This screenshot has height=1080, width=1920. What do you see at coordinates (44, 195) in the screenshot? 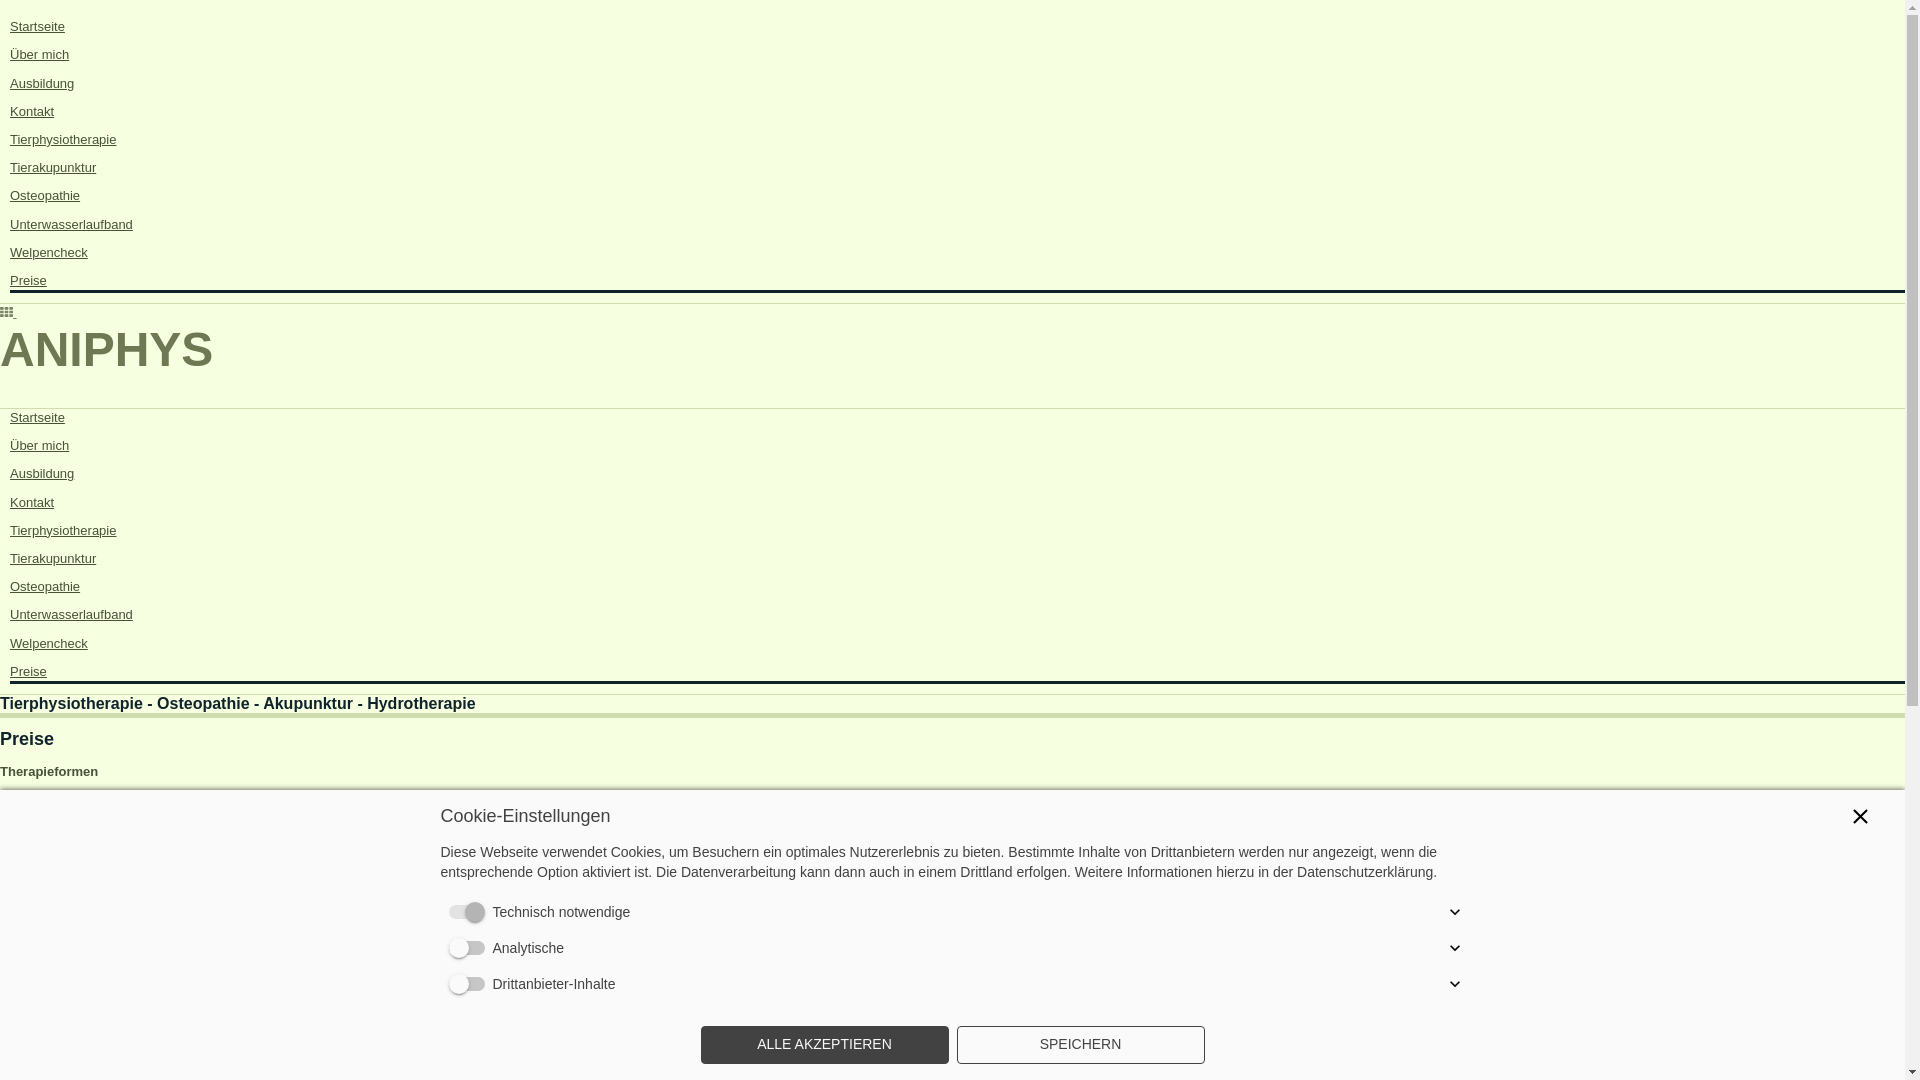
I see `'Osteopathie'` at bounding box center [44, 195].